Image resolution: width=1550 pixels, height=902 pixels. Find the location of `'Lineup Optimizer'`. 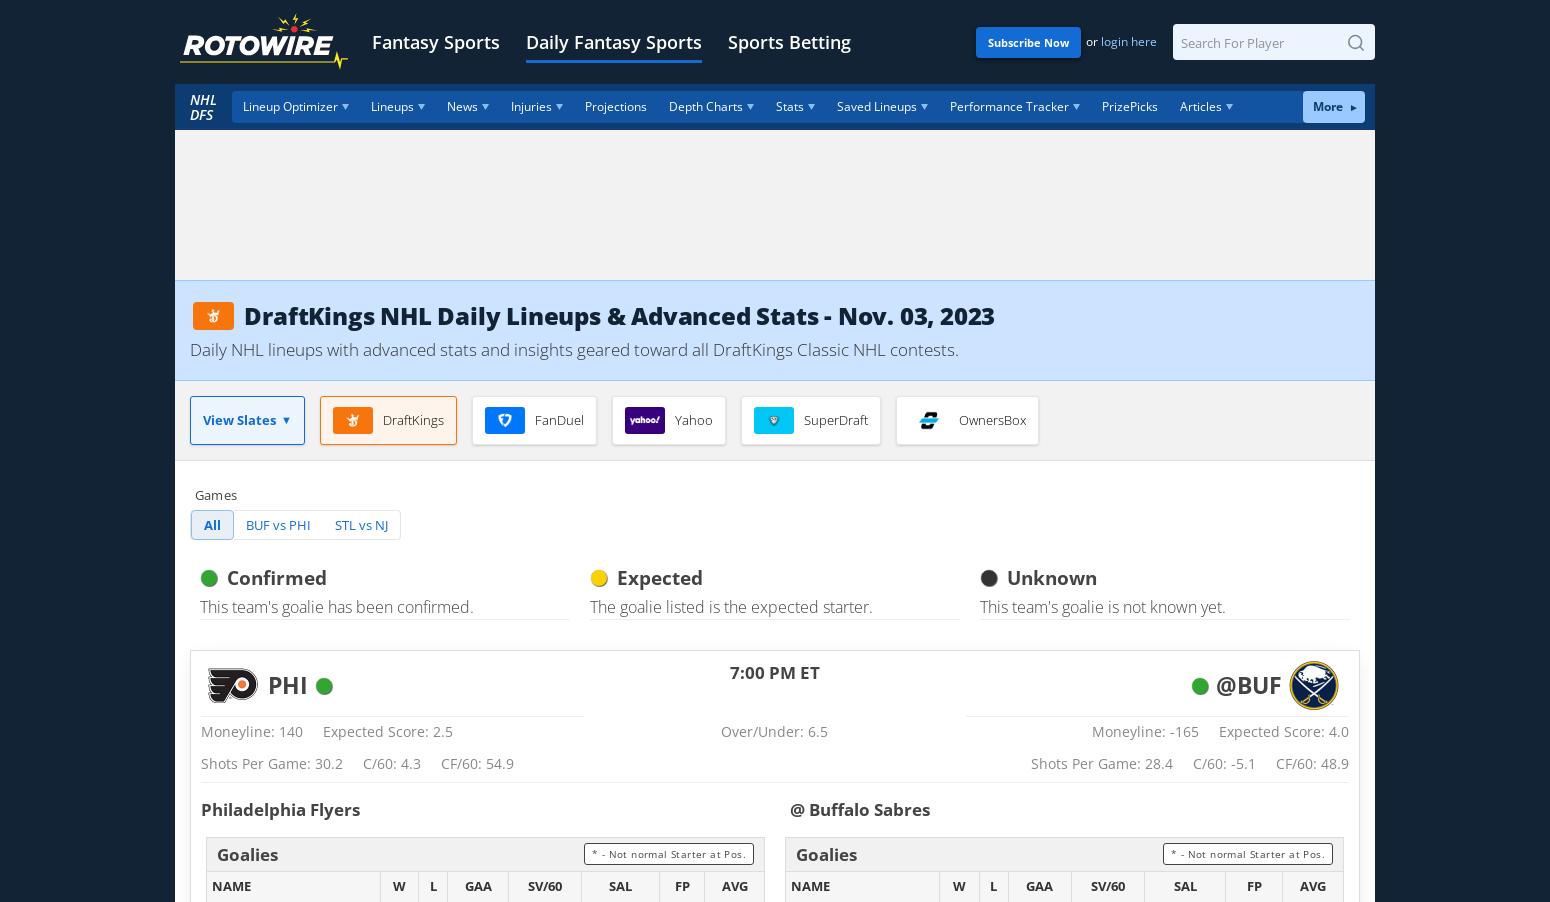

'Lineup Optimizer' is located at coordinates (290, 106).